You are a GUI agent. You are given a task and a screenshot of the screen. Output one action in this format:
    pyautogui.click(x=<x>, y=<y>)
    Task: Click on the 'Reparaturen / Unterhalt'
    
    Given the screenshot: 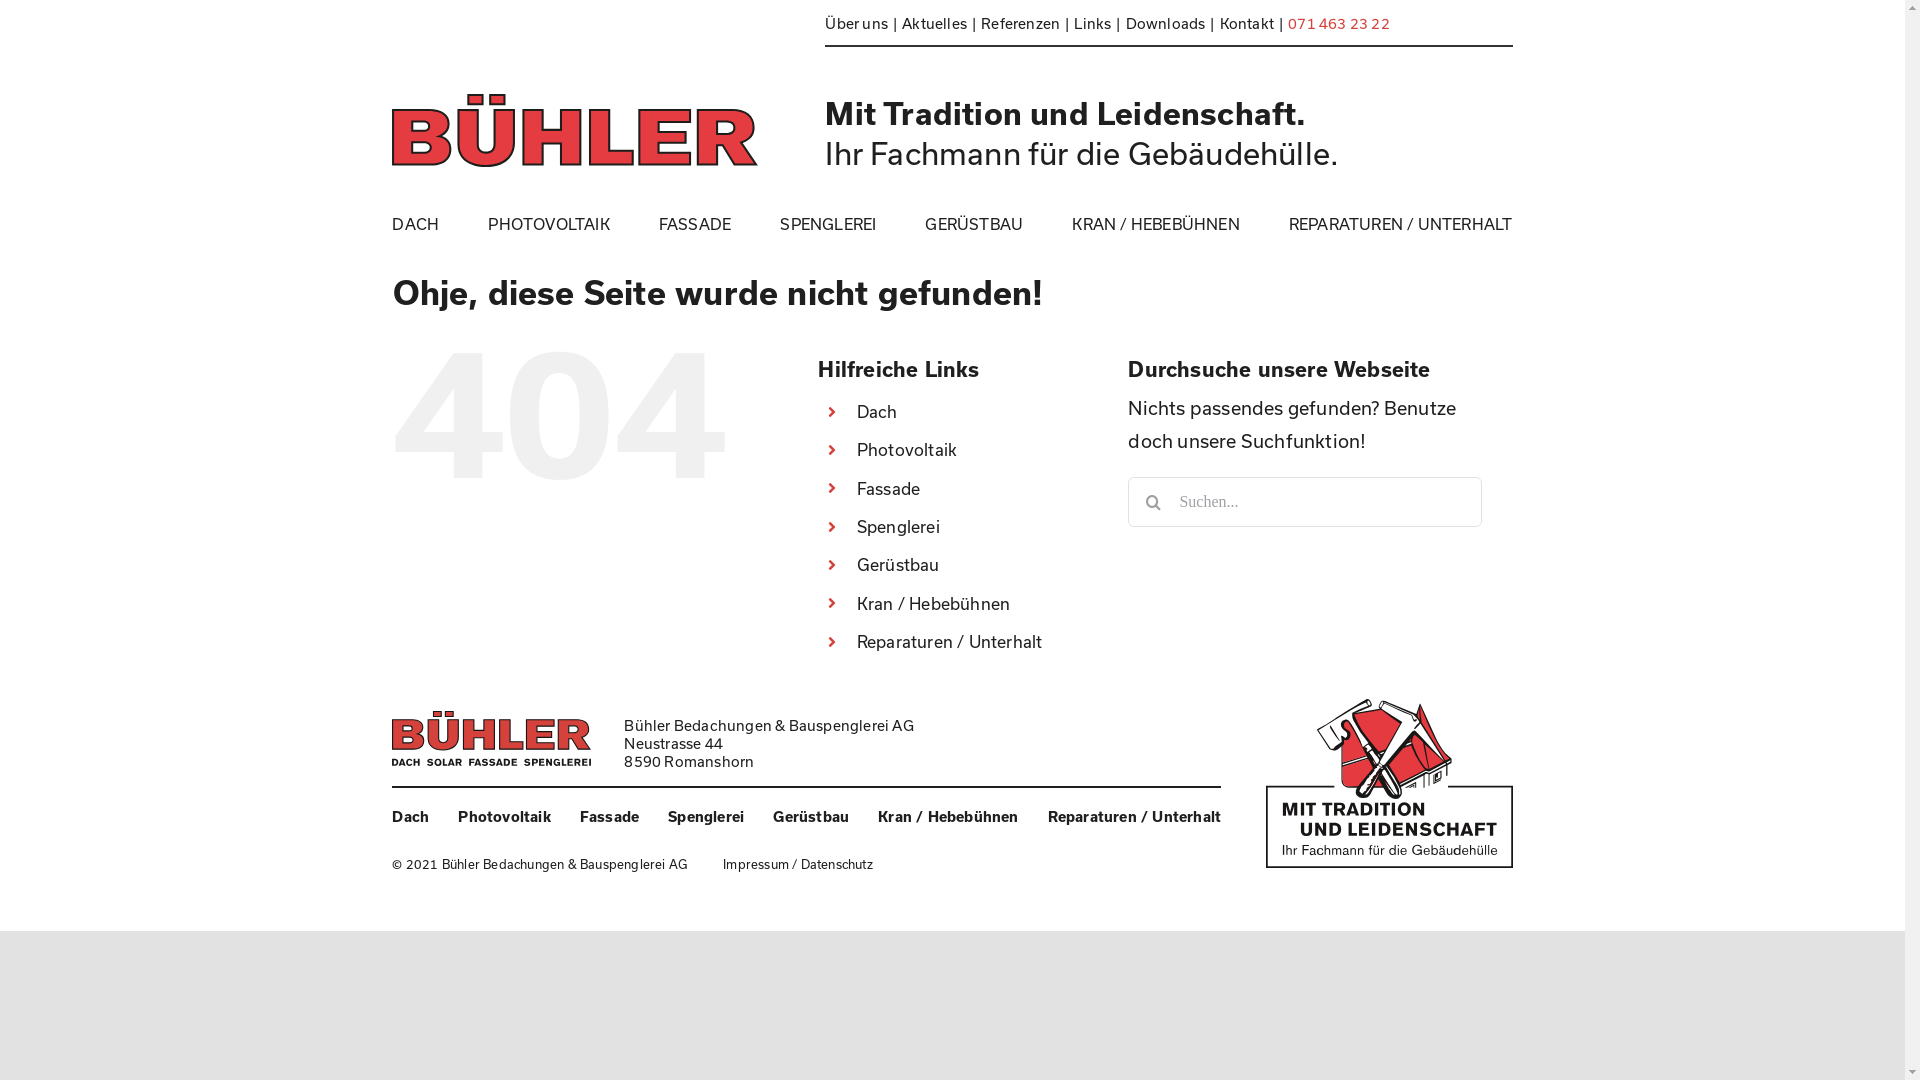 What is the action you would take?
    pyautogui.click(x=1134, y=816)
    